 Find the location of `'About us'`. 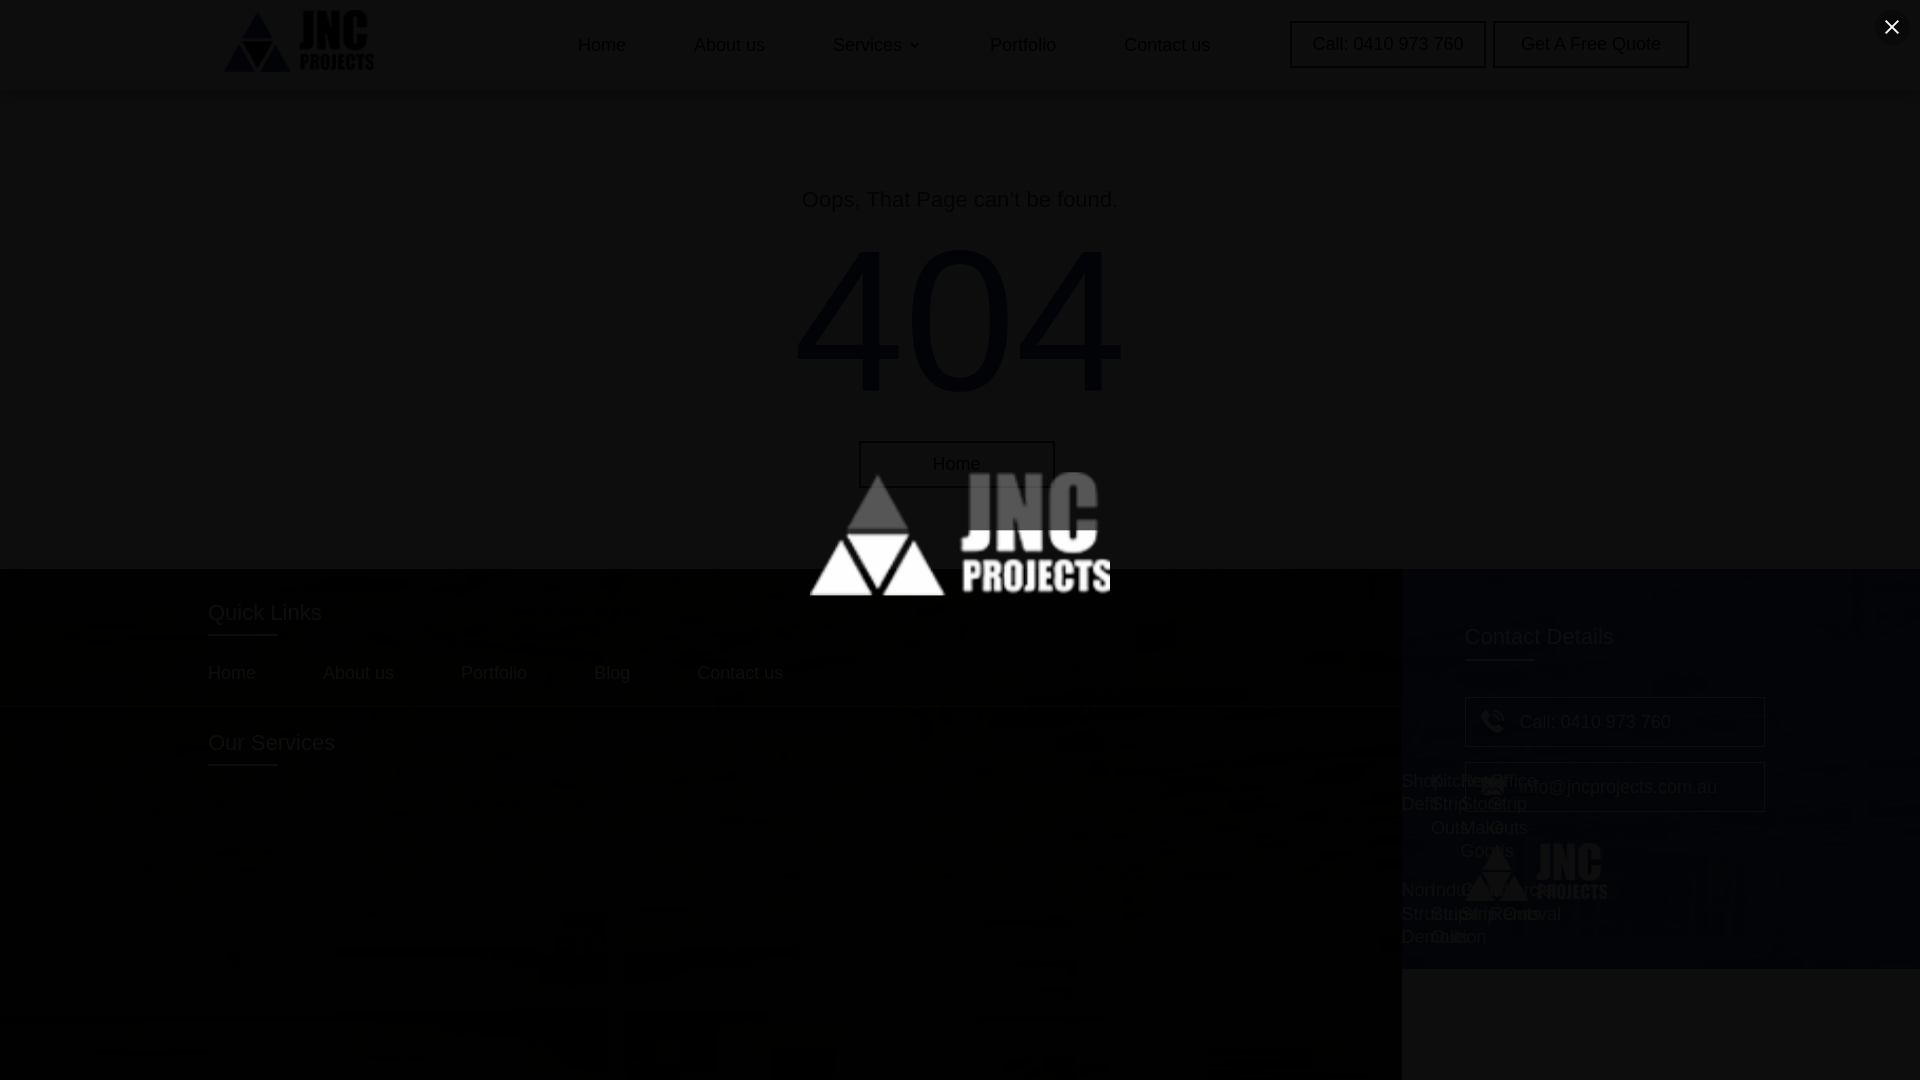

'About us' is located at coordinates (728, 45).